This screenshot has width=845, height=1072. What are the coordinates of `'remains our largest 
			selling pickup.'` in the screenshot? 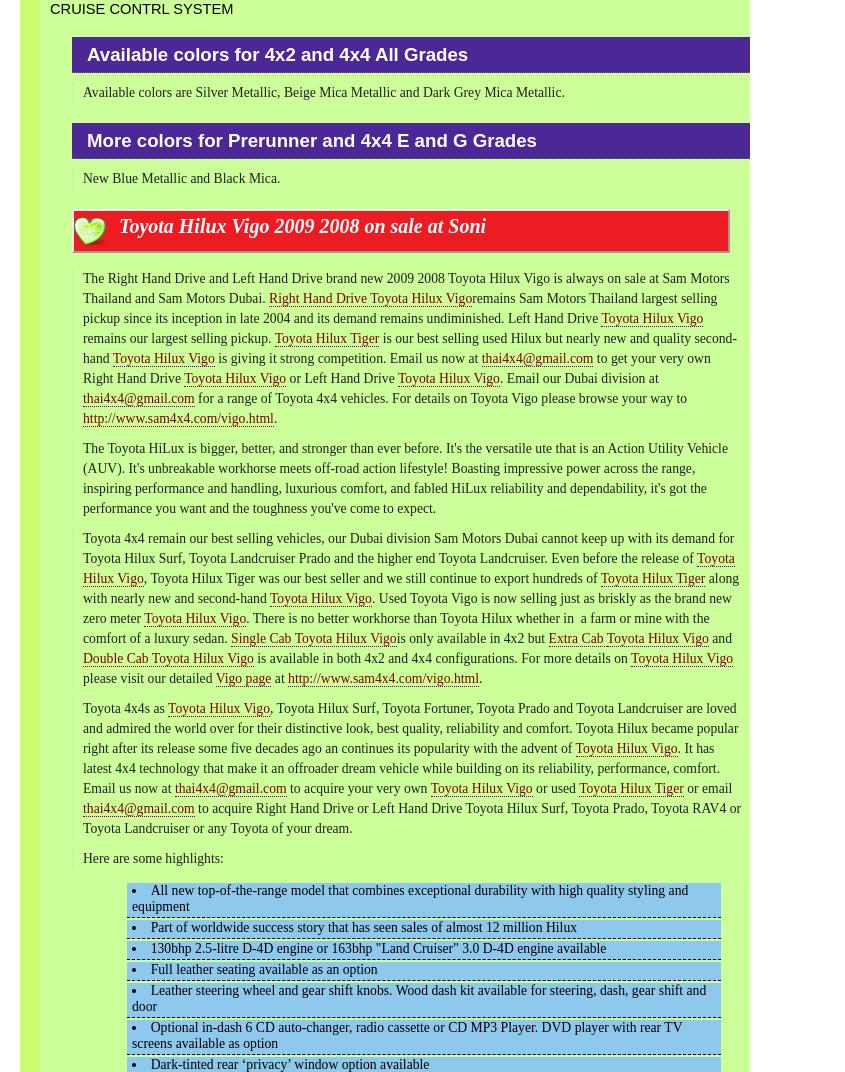 It's located at (177, 338).